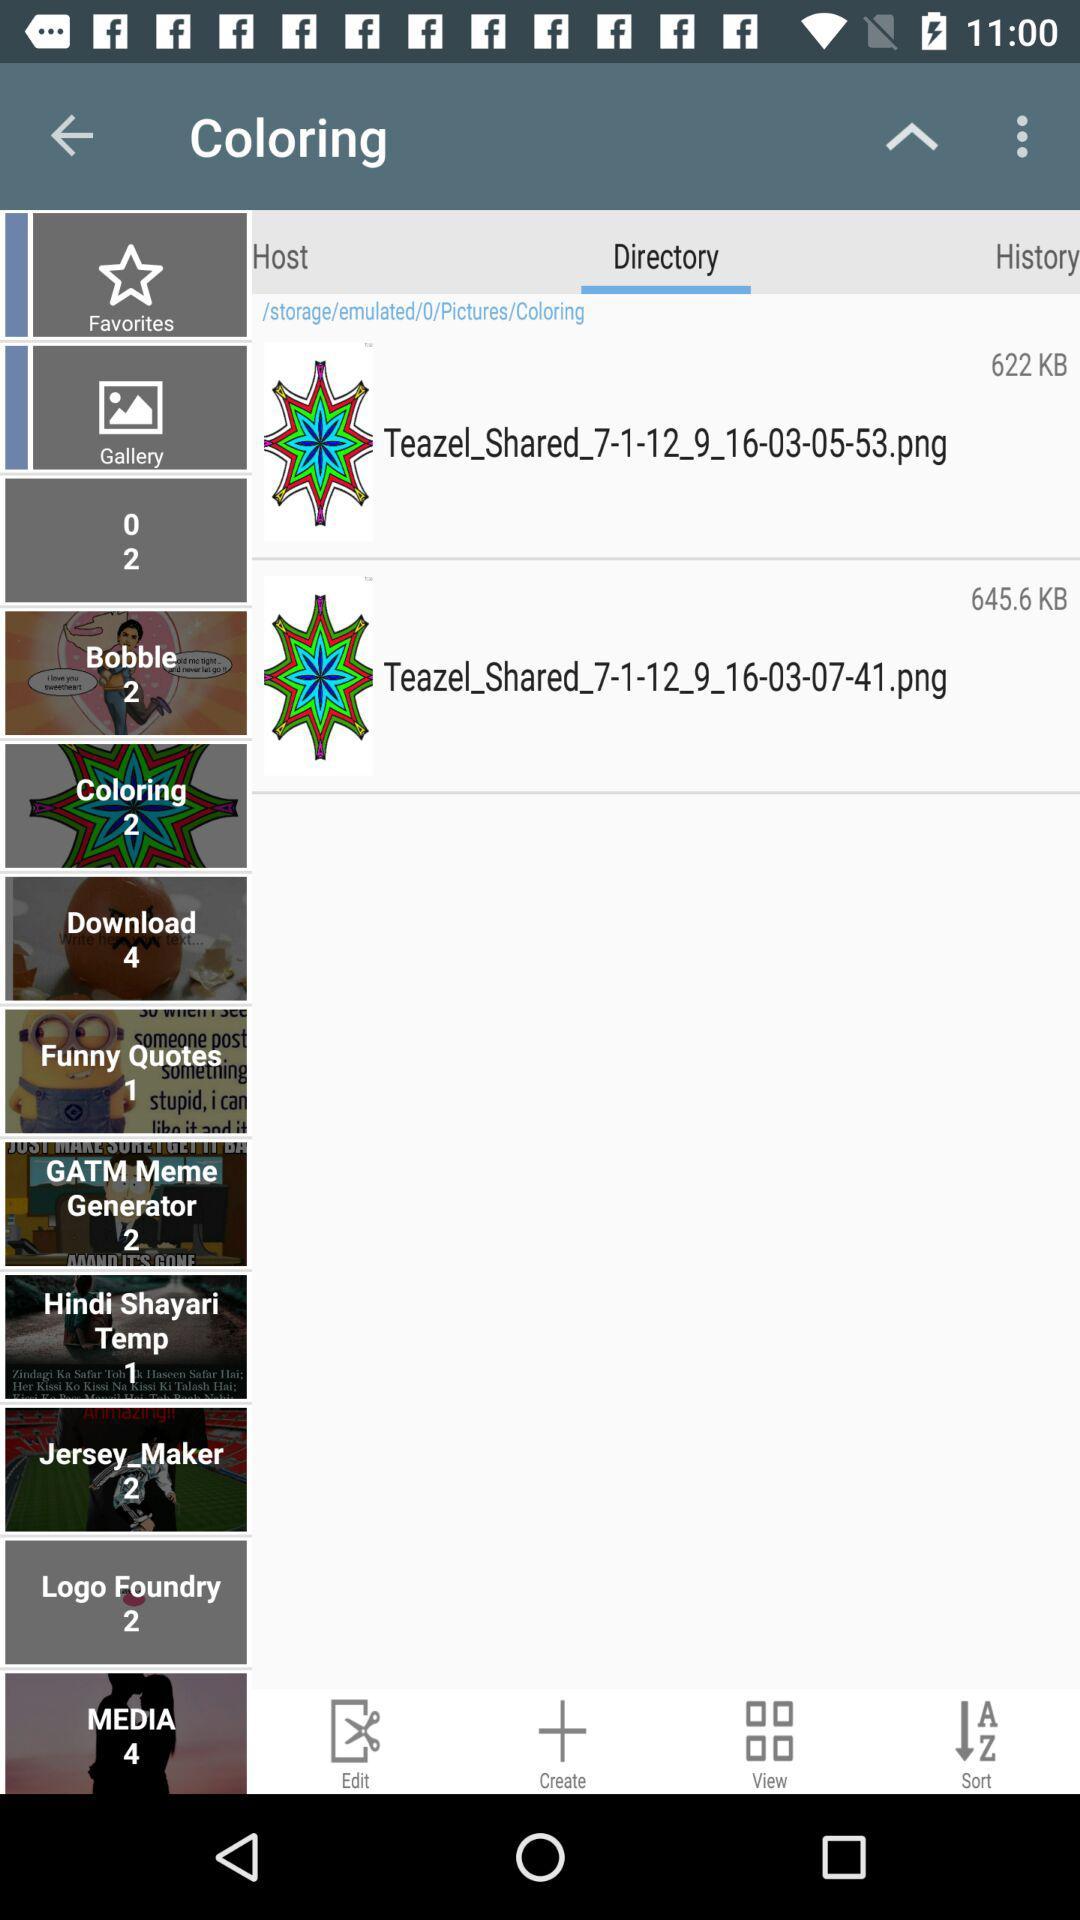 The height and width of the screenshot is (1920, 1080). What do you see at coordinates (1029, 440) in the screenshot?
I see `the 622 kb item` at bounding box center [1029, 440].